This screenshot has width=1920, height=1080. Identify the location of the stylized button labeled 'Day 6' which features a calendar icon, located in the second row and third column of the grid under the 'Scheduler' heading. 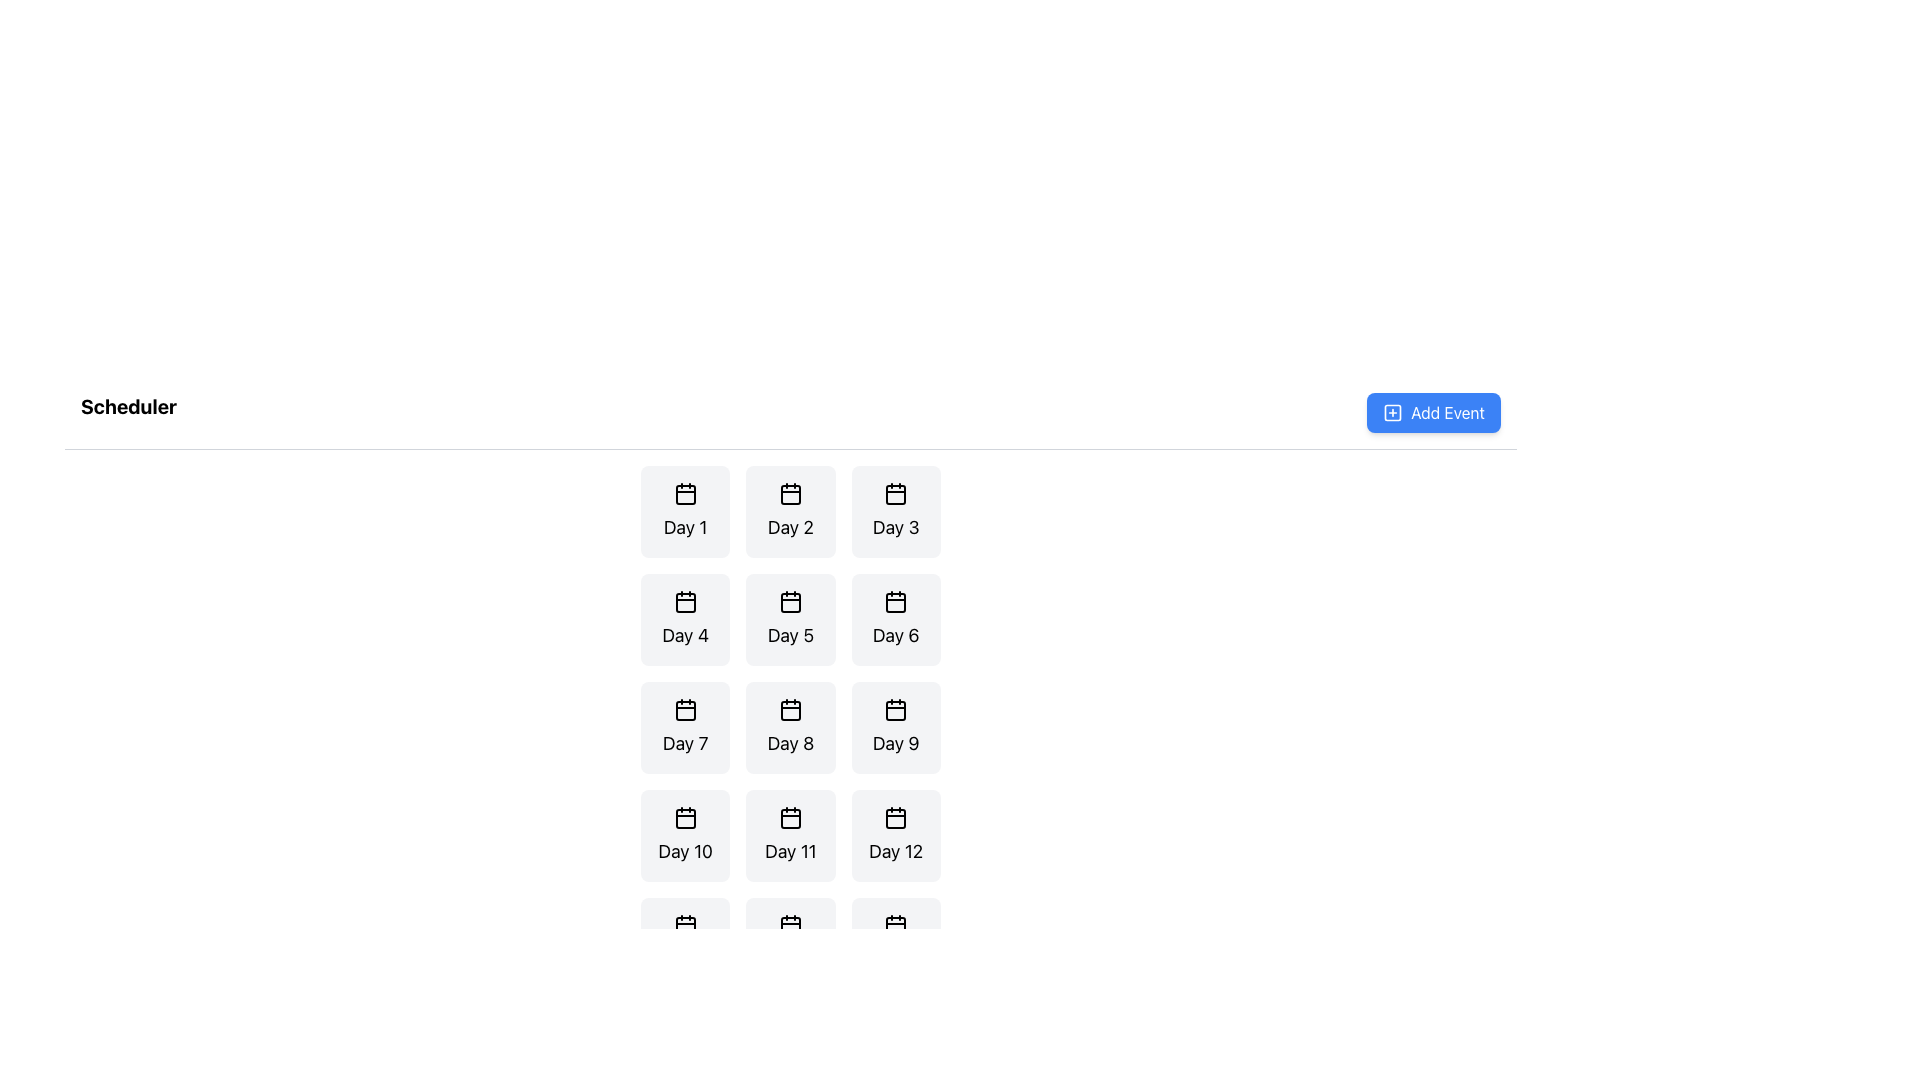
(895, 619).